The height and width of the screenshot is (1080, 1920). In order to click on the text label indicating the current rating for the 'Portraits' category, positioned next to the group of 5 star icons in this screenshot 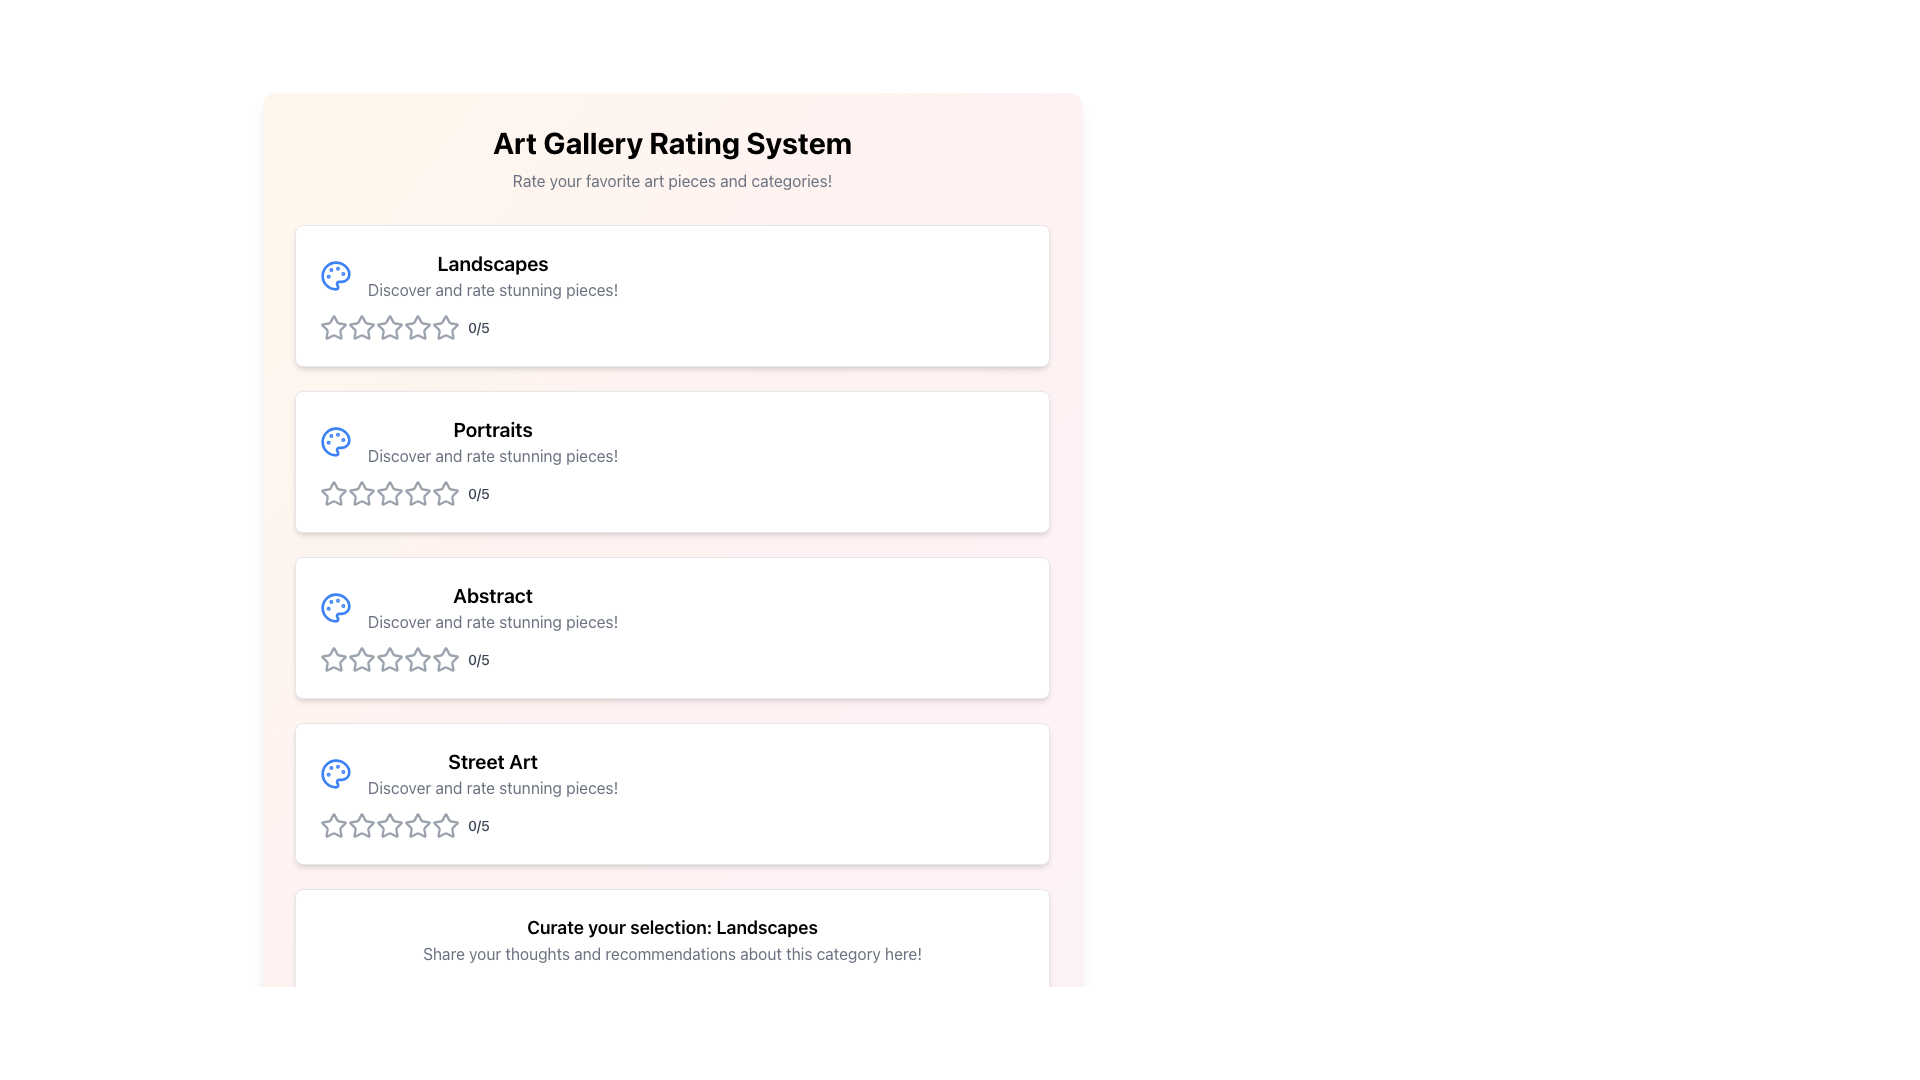, I will do `click(478, 493)`.